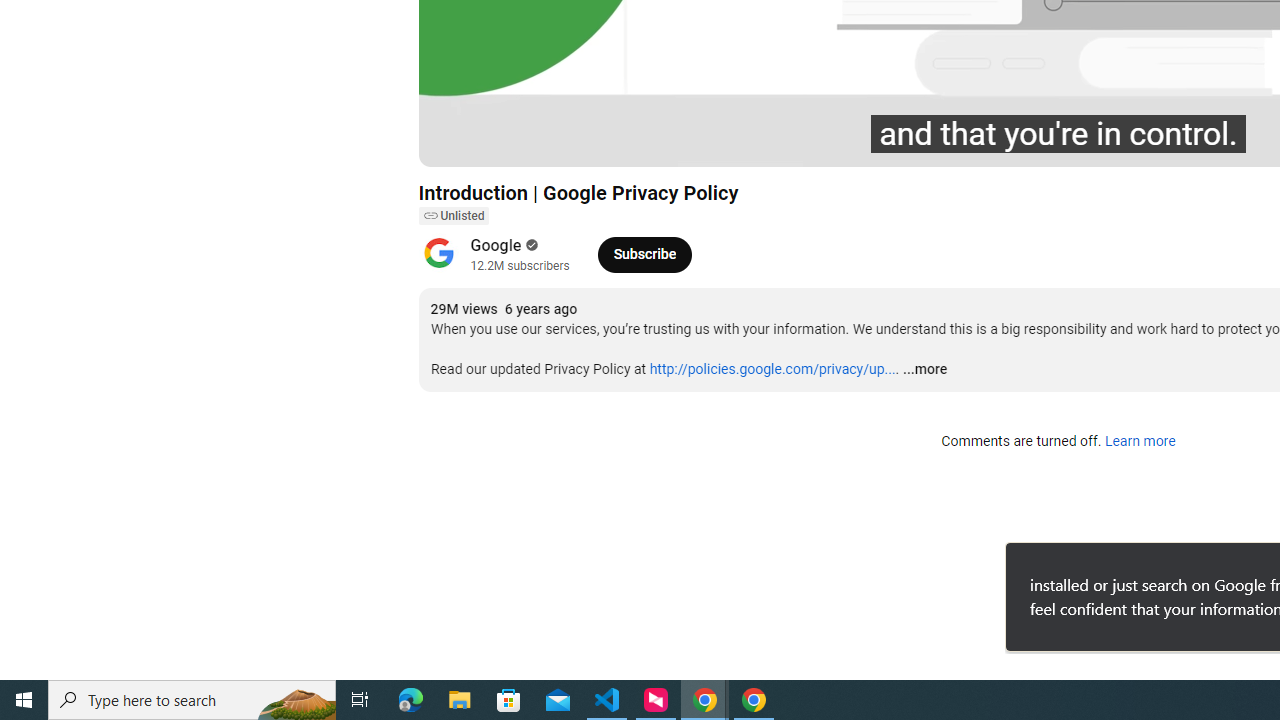 This screenshot has width=1280, height=720. I want to click on 'Unlisted', so click(452, 216).